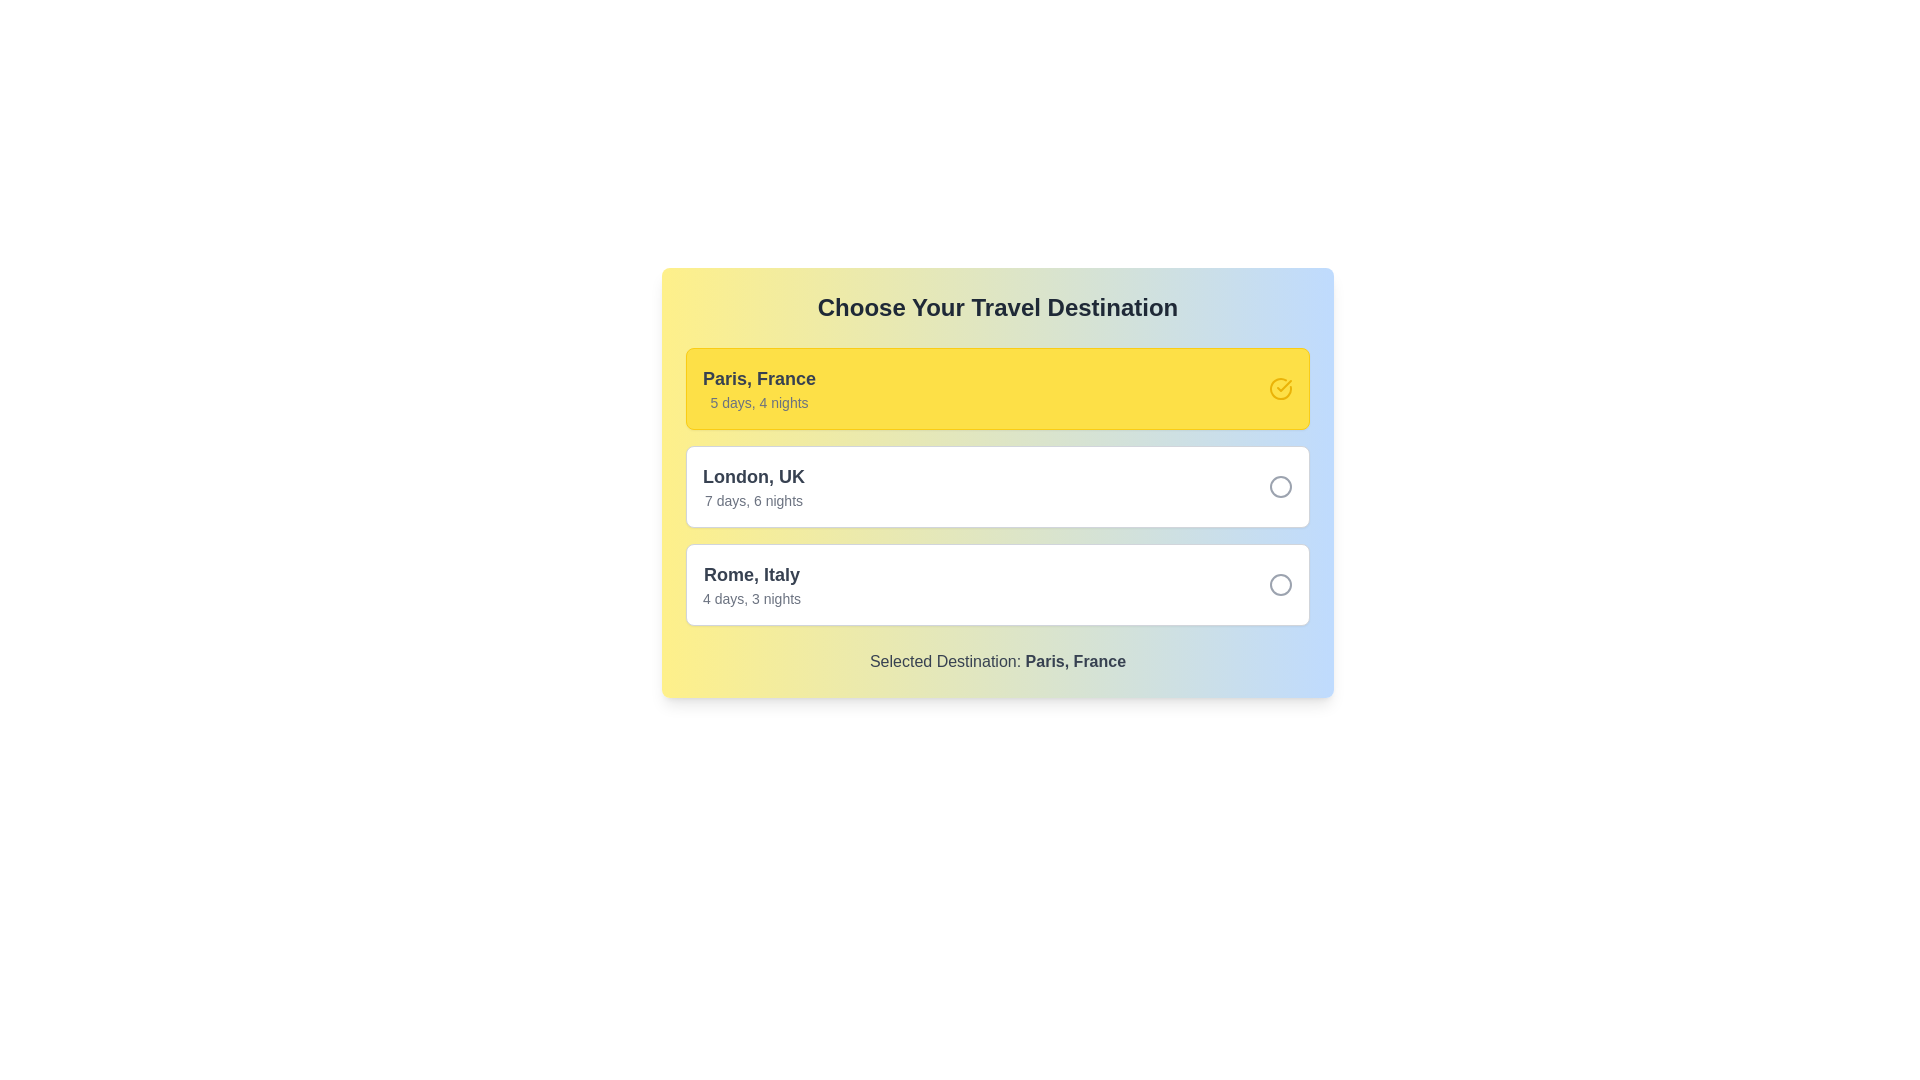  I want to click on the text display component that shows 'Paris, France', so click(758, 389).